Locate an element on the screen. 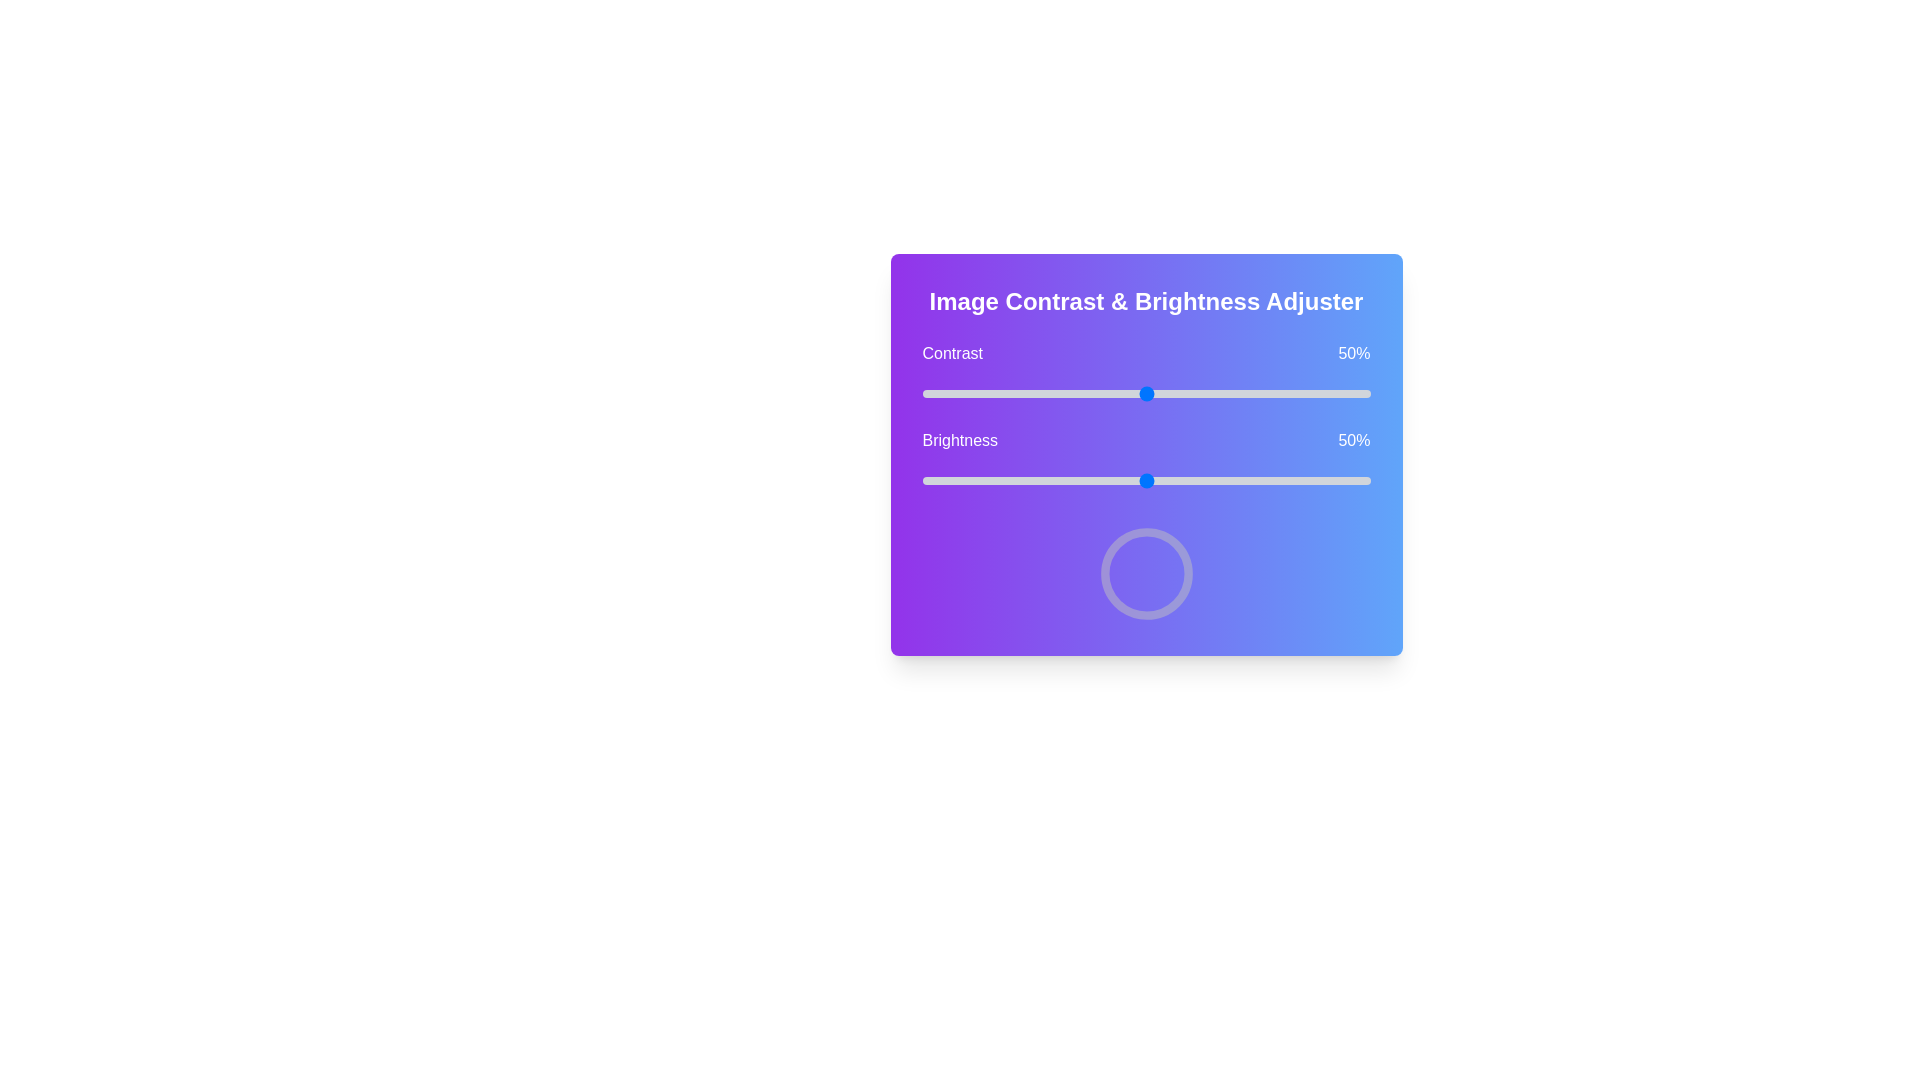 The image size is (1920, 1080). the contrast to 93% using the slider is located at coordinates (1339, 393).